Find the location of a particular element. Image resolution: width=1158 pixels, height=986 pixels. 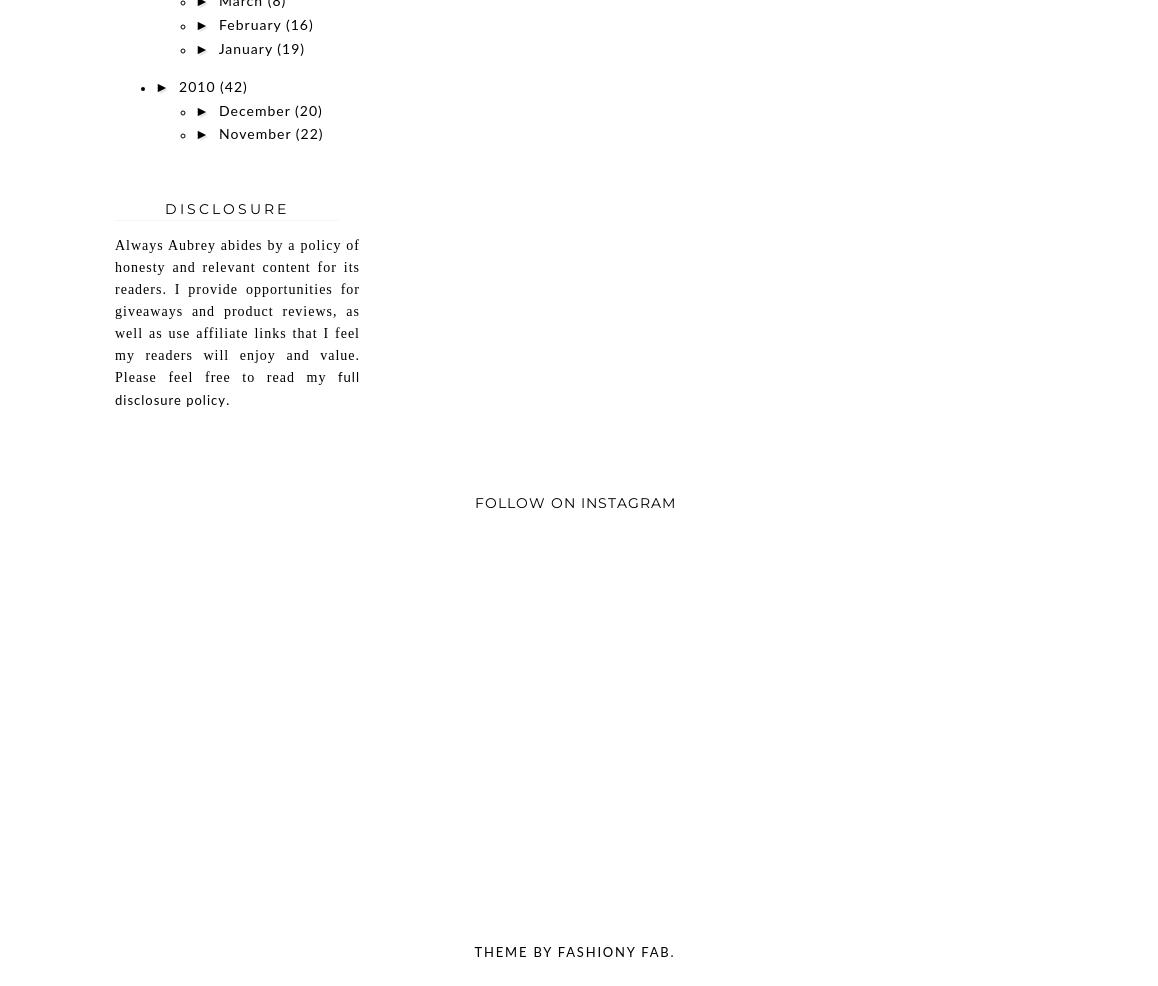

'2010' is located at coordinates (179, 86).